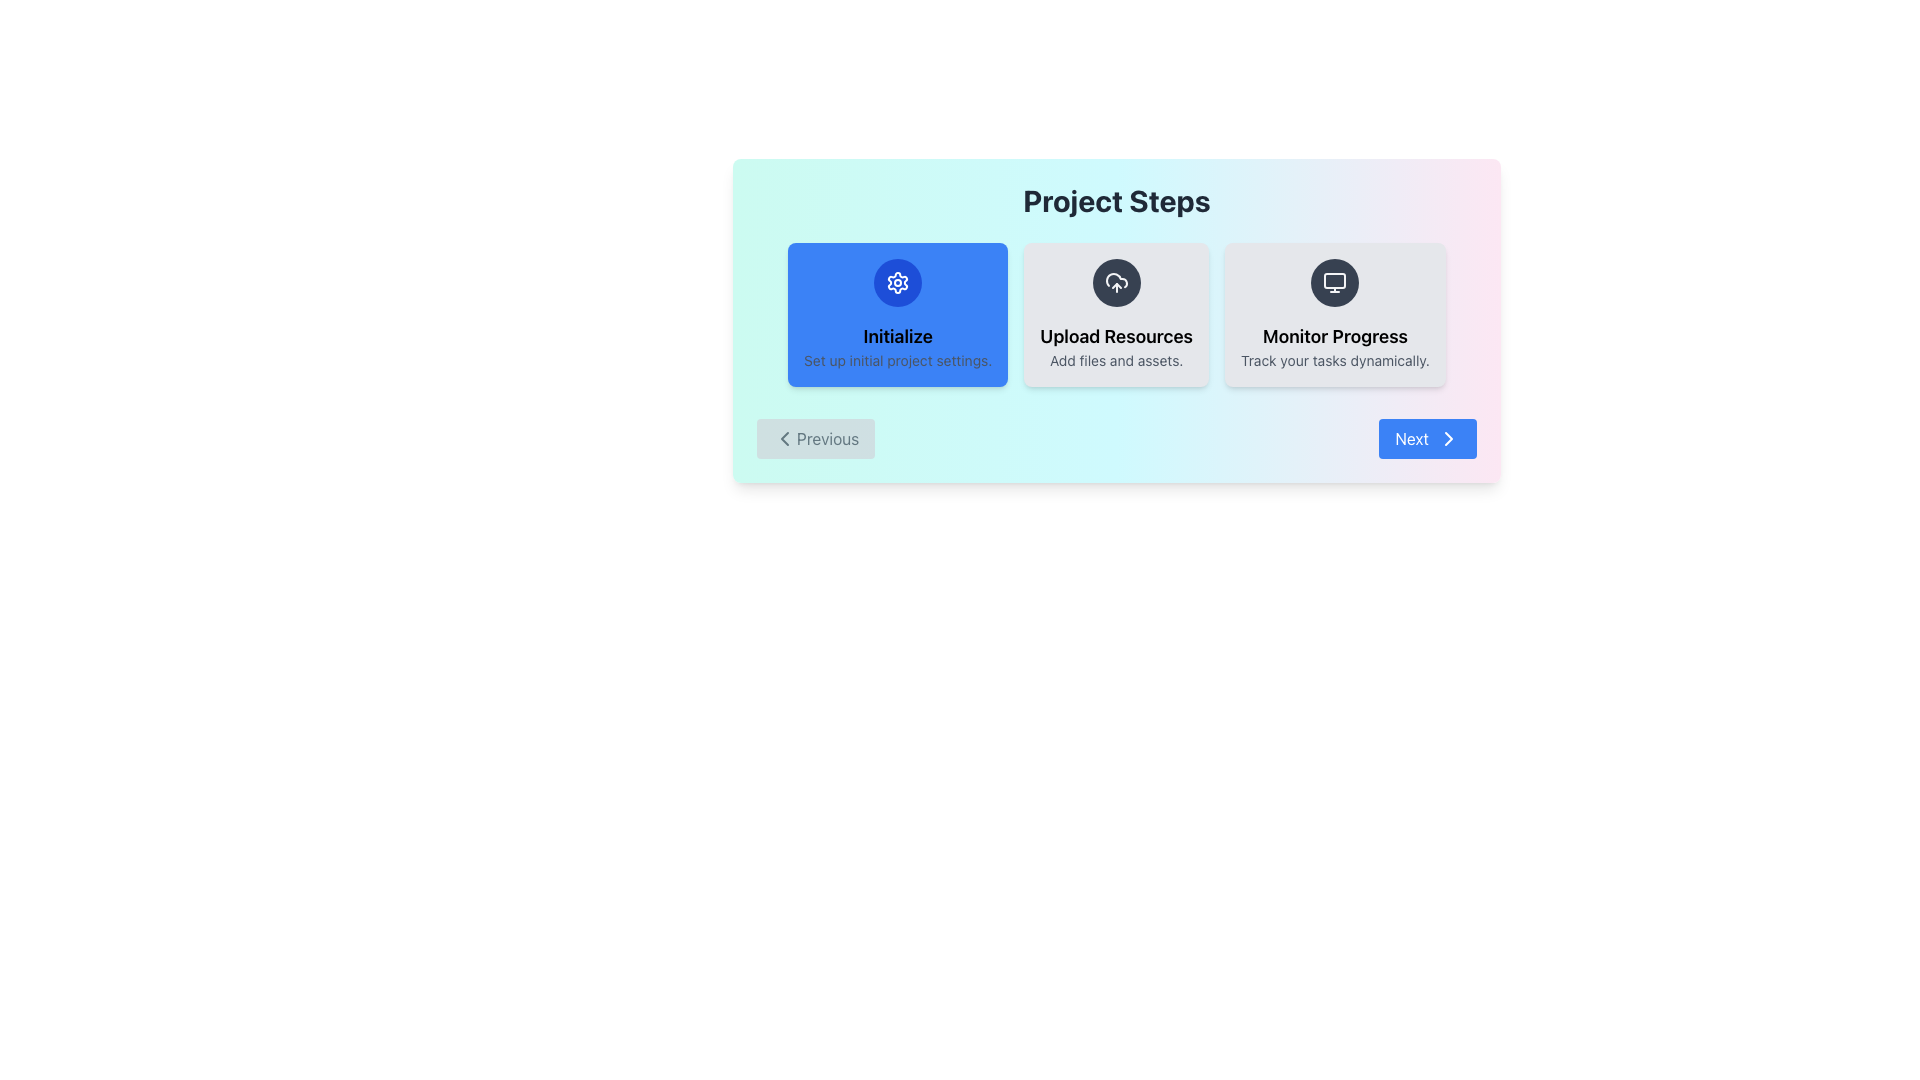  What do you see at coordinates (1427, 438) in the screenshot?
I see `the blue 'Next' button with a right arrow icon` at bounding box center [1427, 438].